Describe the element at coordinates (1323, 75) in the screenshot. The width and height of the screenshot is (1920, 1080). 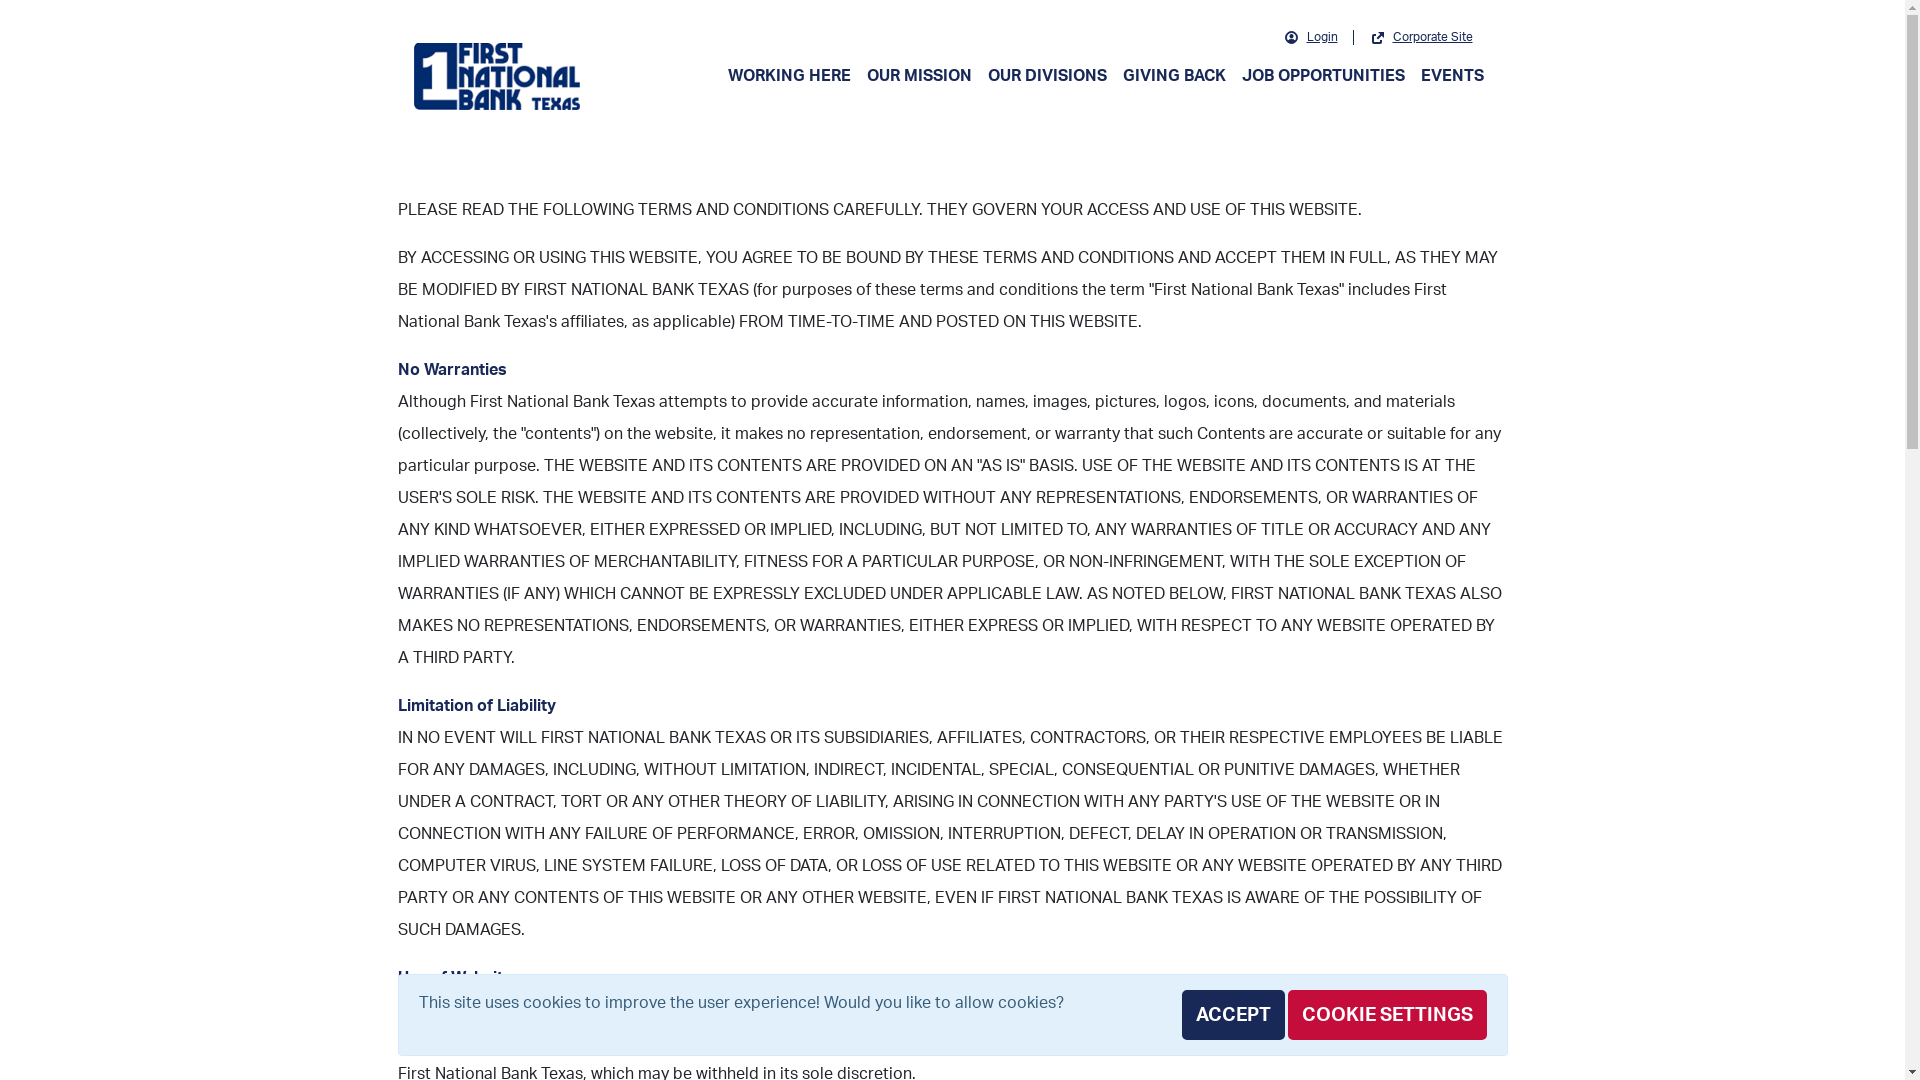
I see `'JOB OPPORTUNITIES'` at that location.